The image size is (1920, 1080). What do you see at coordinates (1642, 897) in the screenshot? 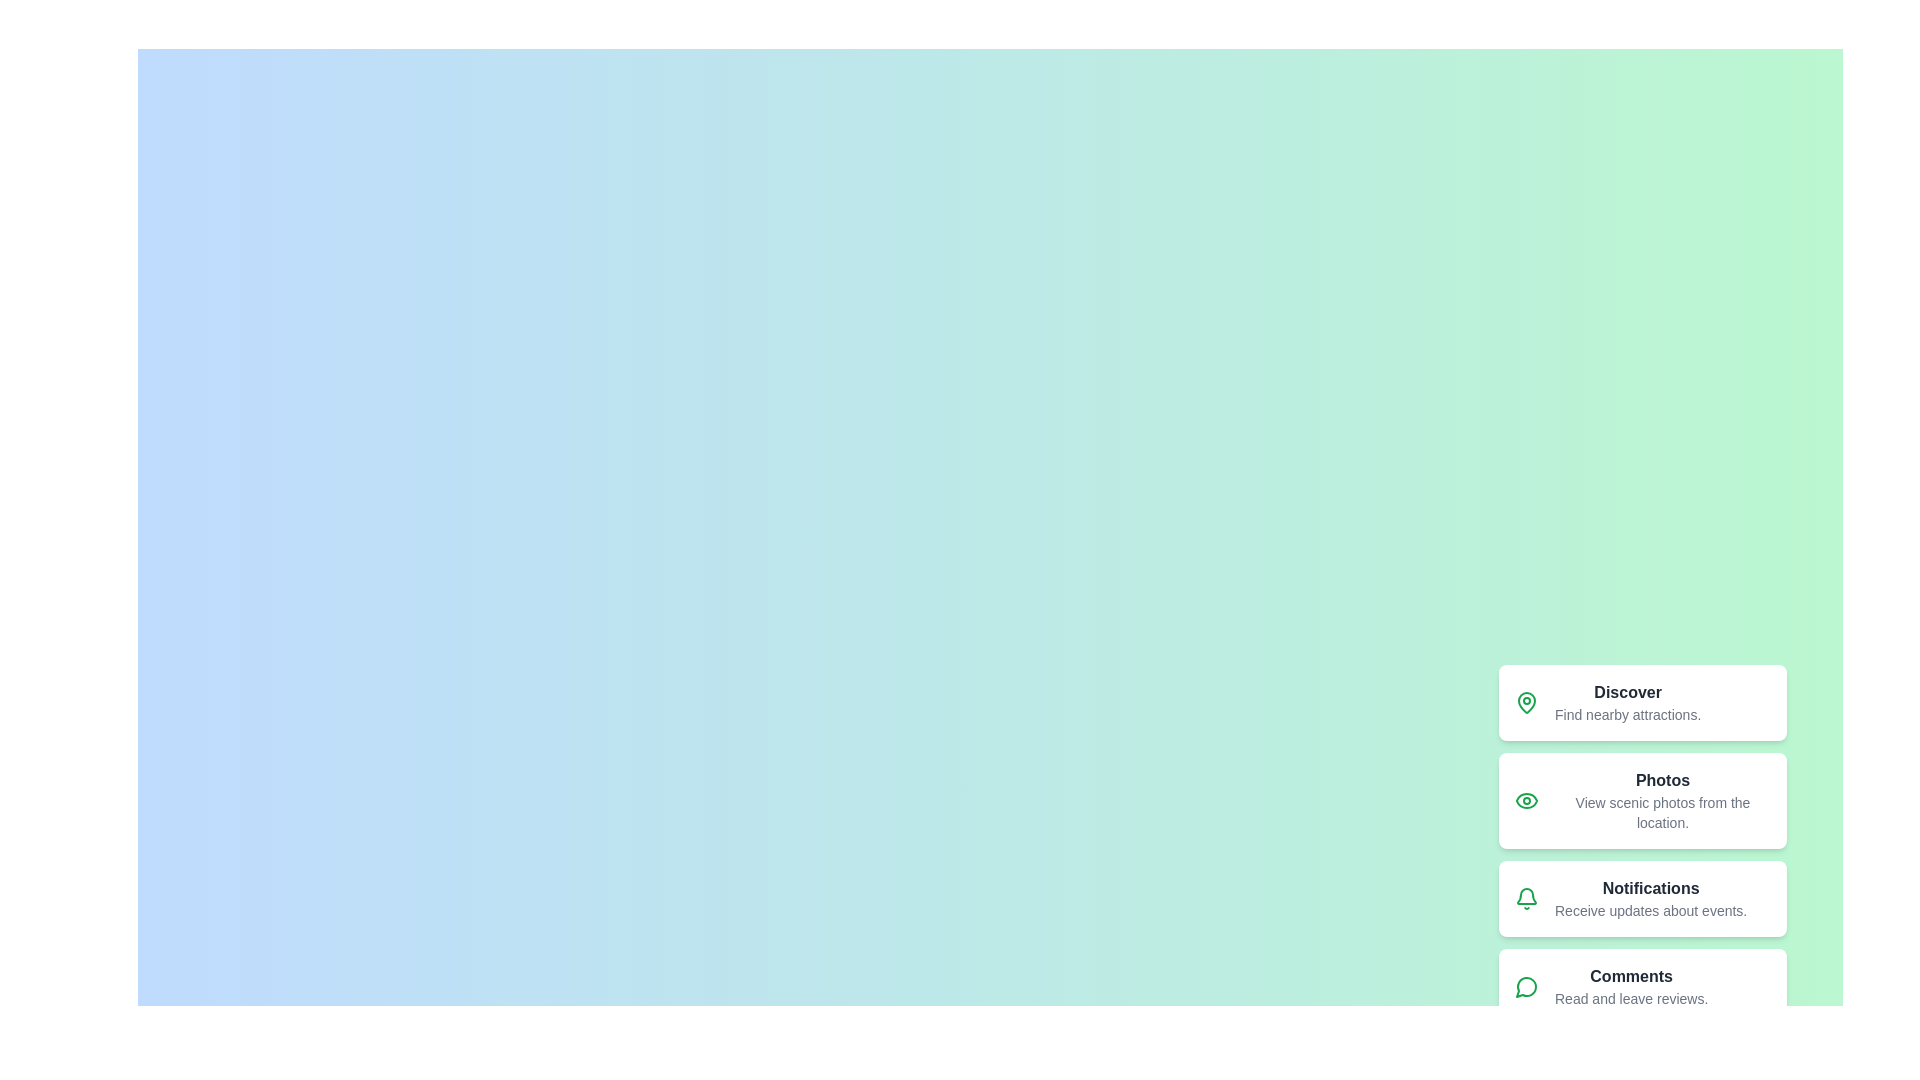
I see `the menu item labeled Notifications from the speed dial menu` at bounding box center [1642, 897].